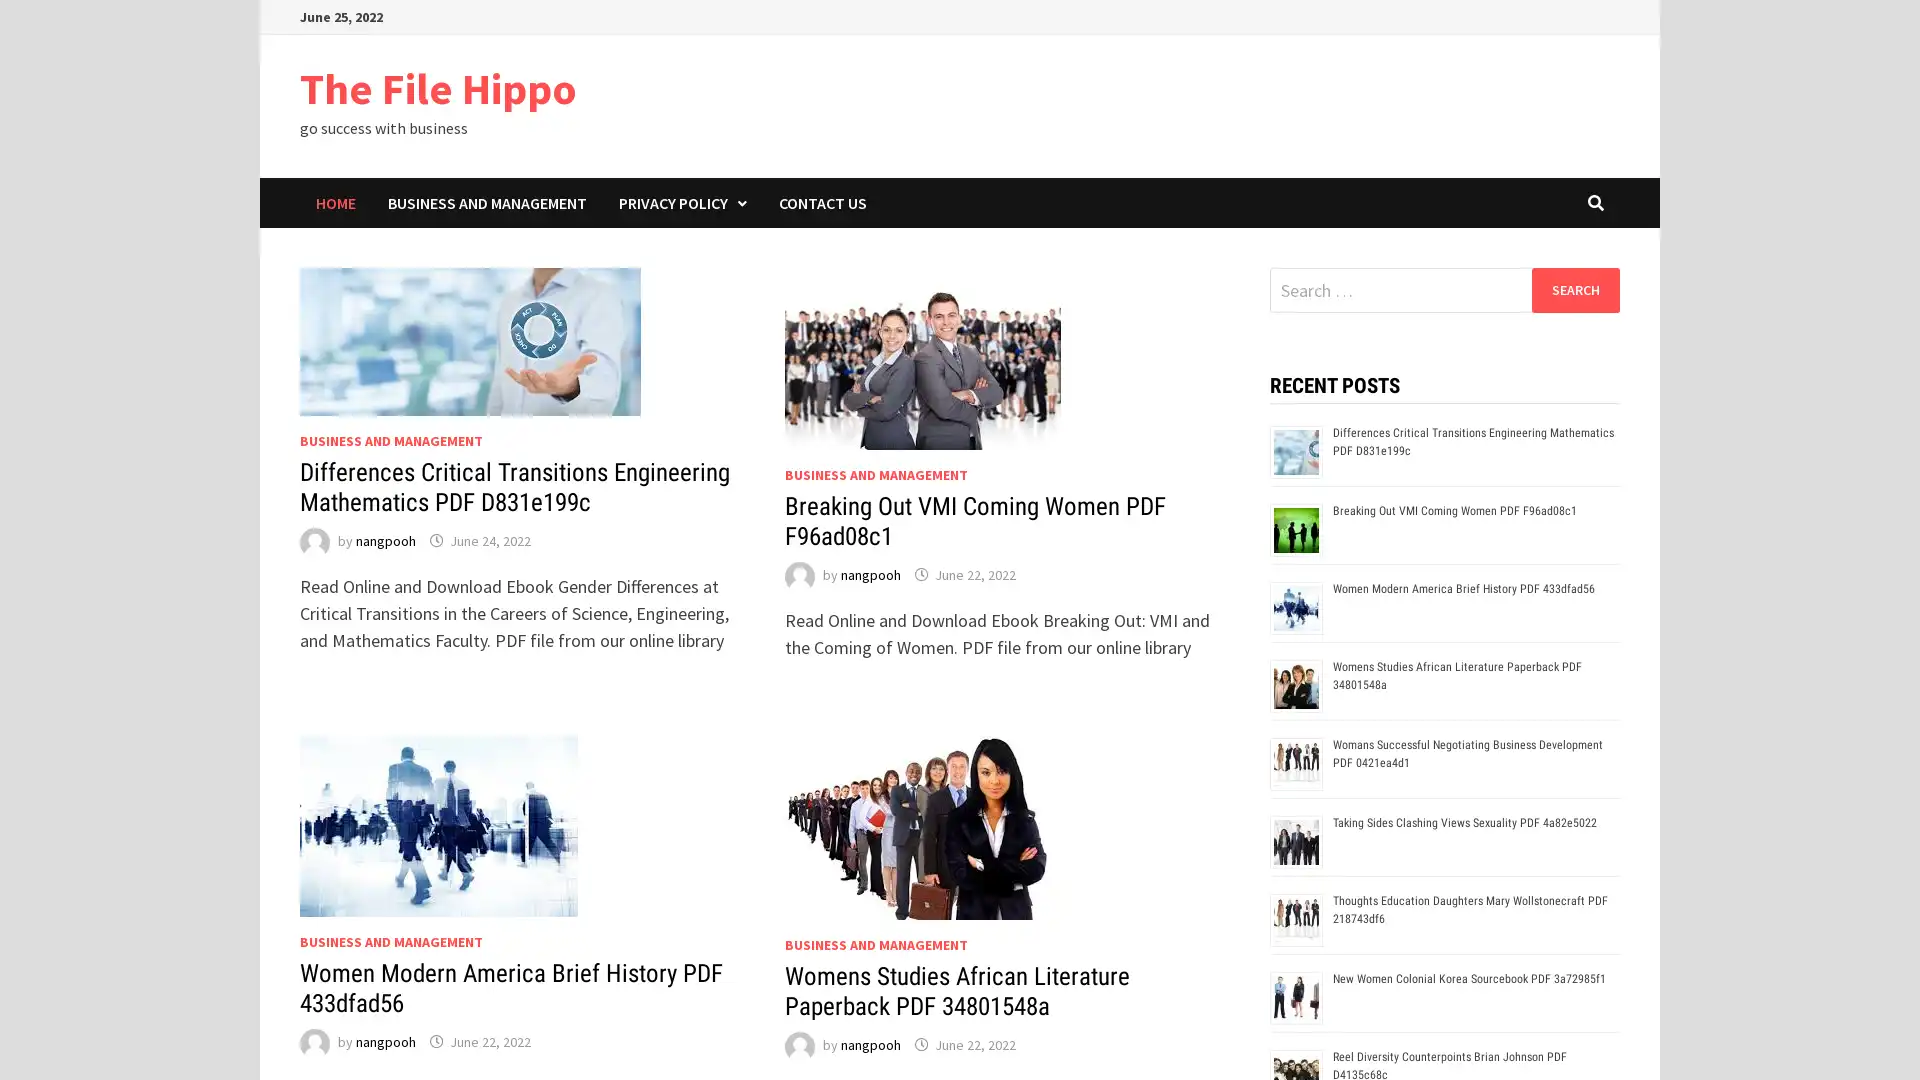 Image resolution: width=1920 pixels, height=1080 pixels. Describe the element at coordinates (1574, 289) in the screenshot. I see `Search` at that location.